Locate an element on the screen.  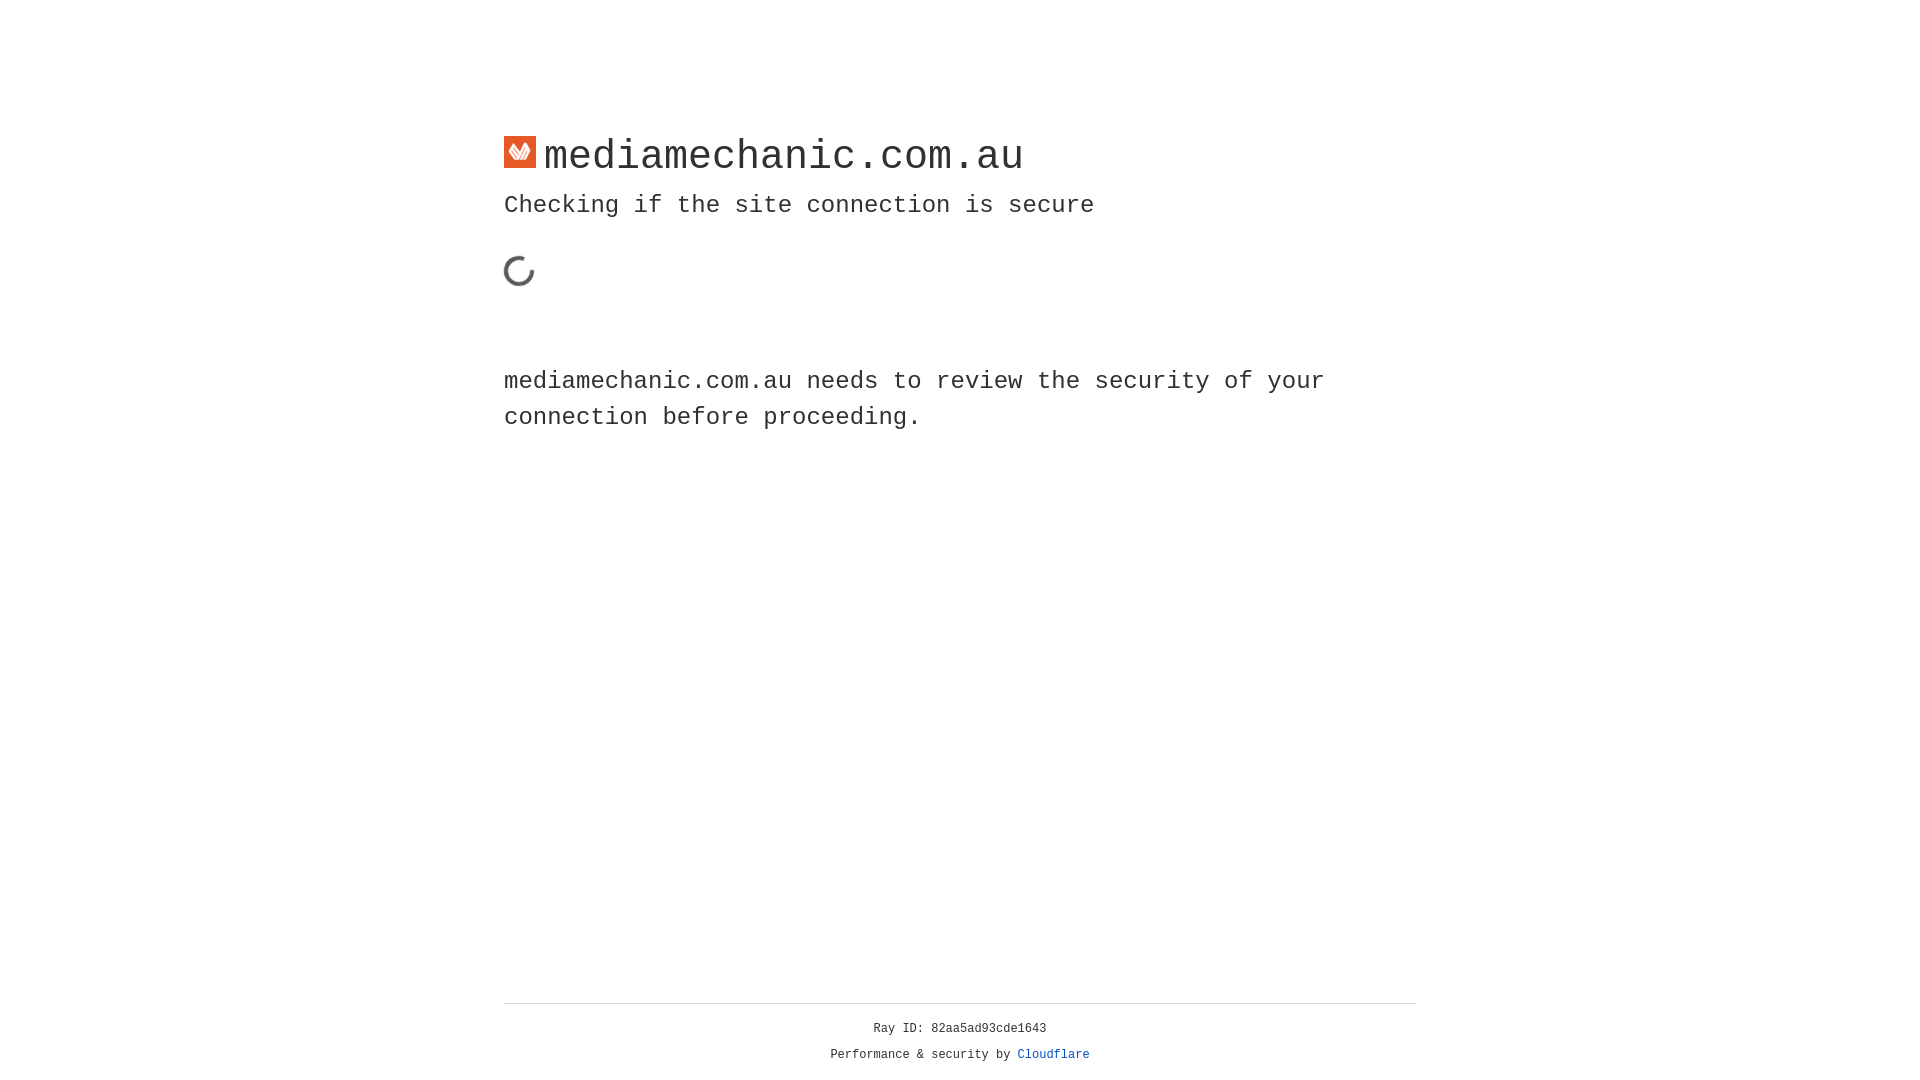
'Cloudflare' is located at coordinates (1053, 1054).